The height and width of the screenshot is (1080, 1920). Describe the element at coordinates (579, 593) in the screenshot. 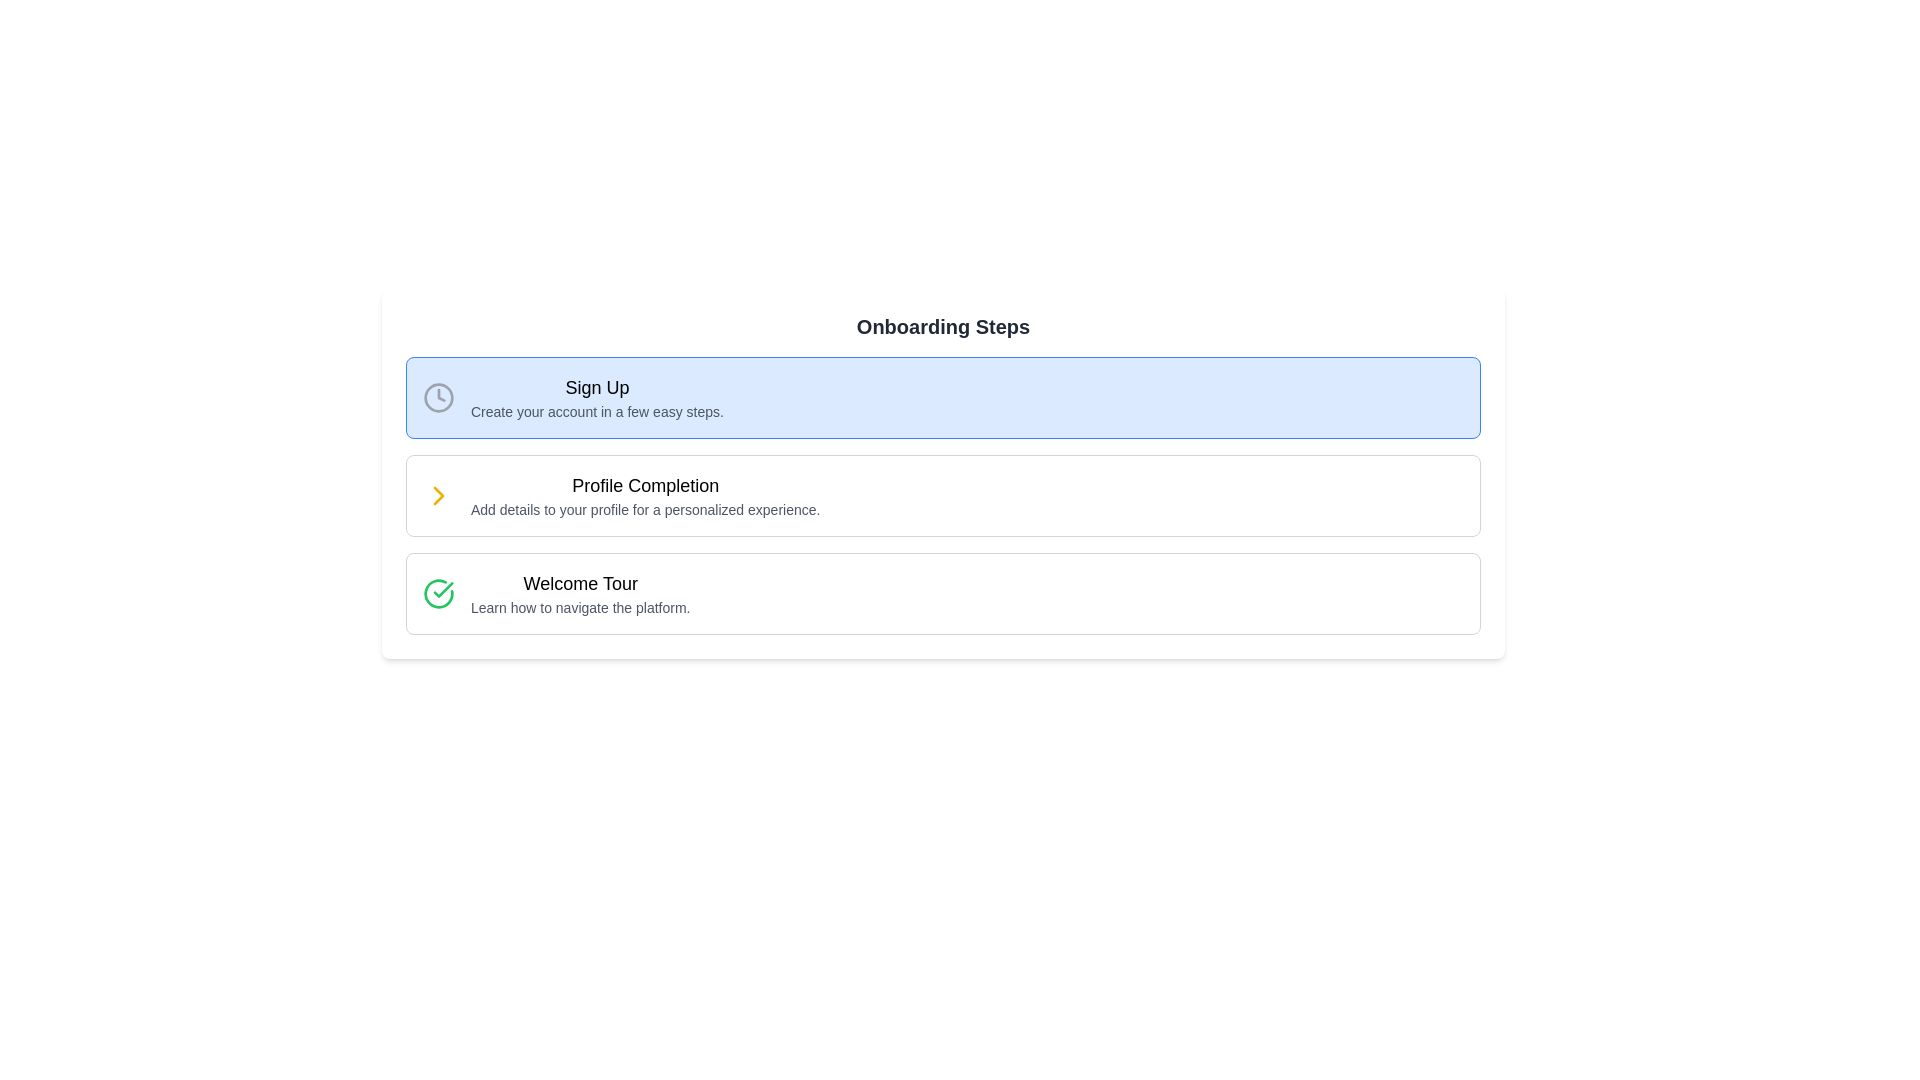

I see `the text block that displays 'Welcome Tour' and 'Learn how to navigate the platform.', which is the third item in the vertical list under 'Onboarding Steps'` at that location.